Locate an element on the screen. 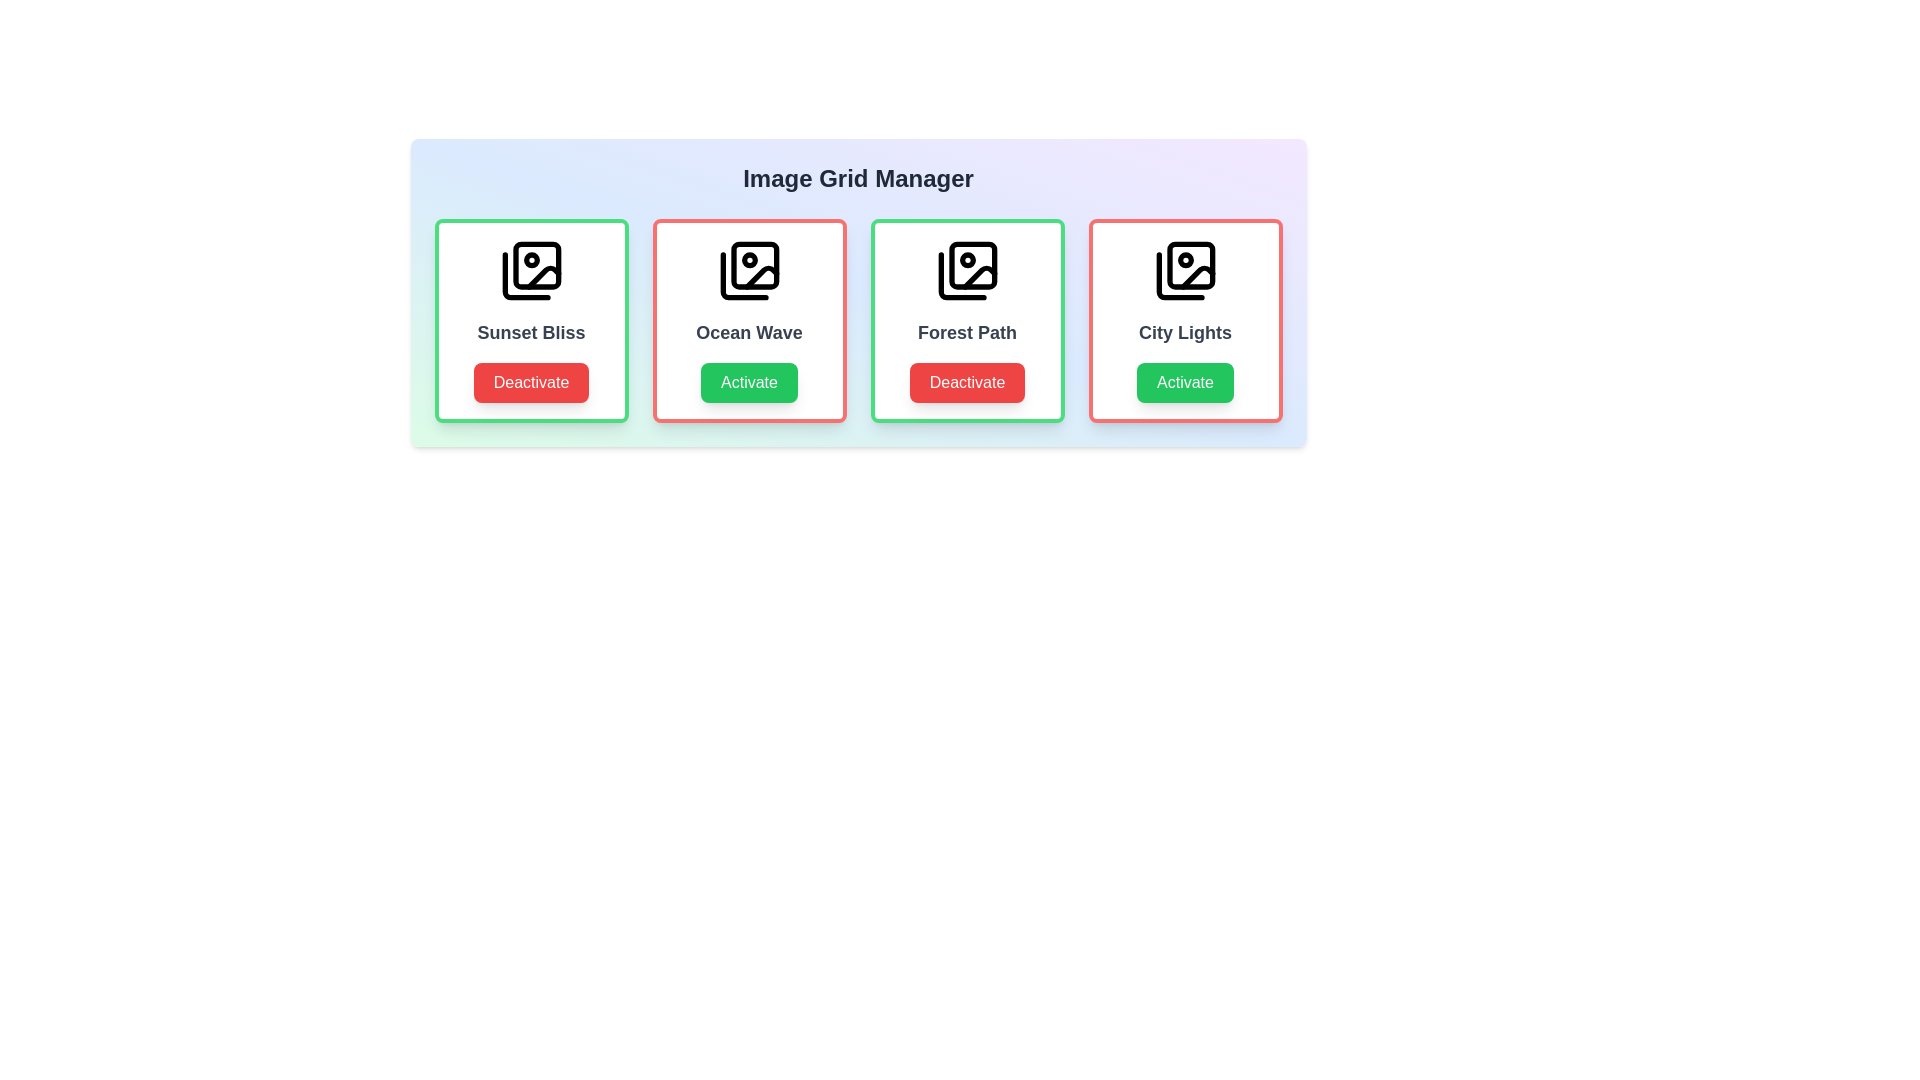 Image resolution: width=1920 pixels, height=1080 pixels. button corresponding to Sunset Bliss to toggle its activity status is located at coordinates (531, 382).